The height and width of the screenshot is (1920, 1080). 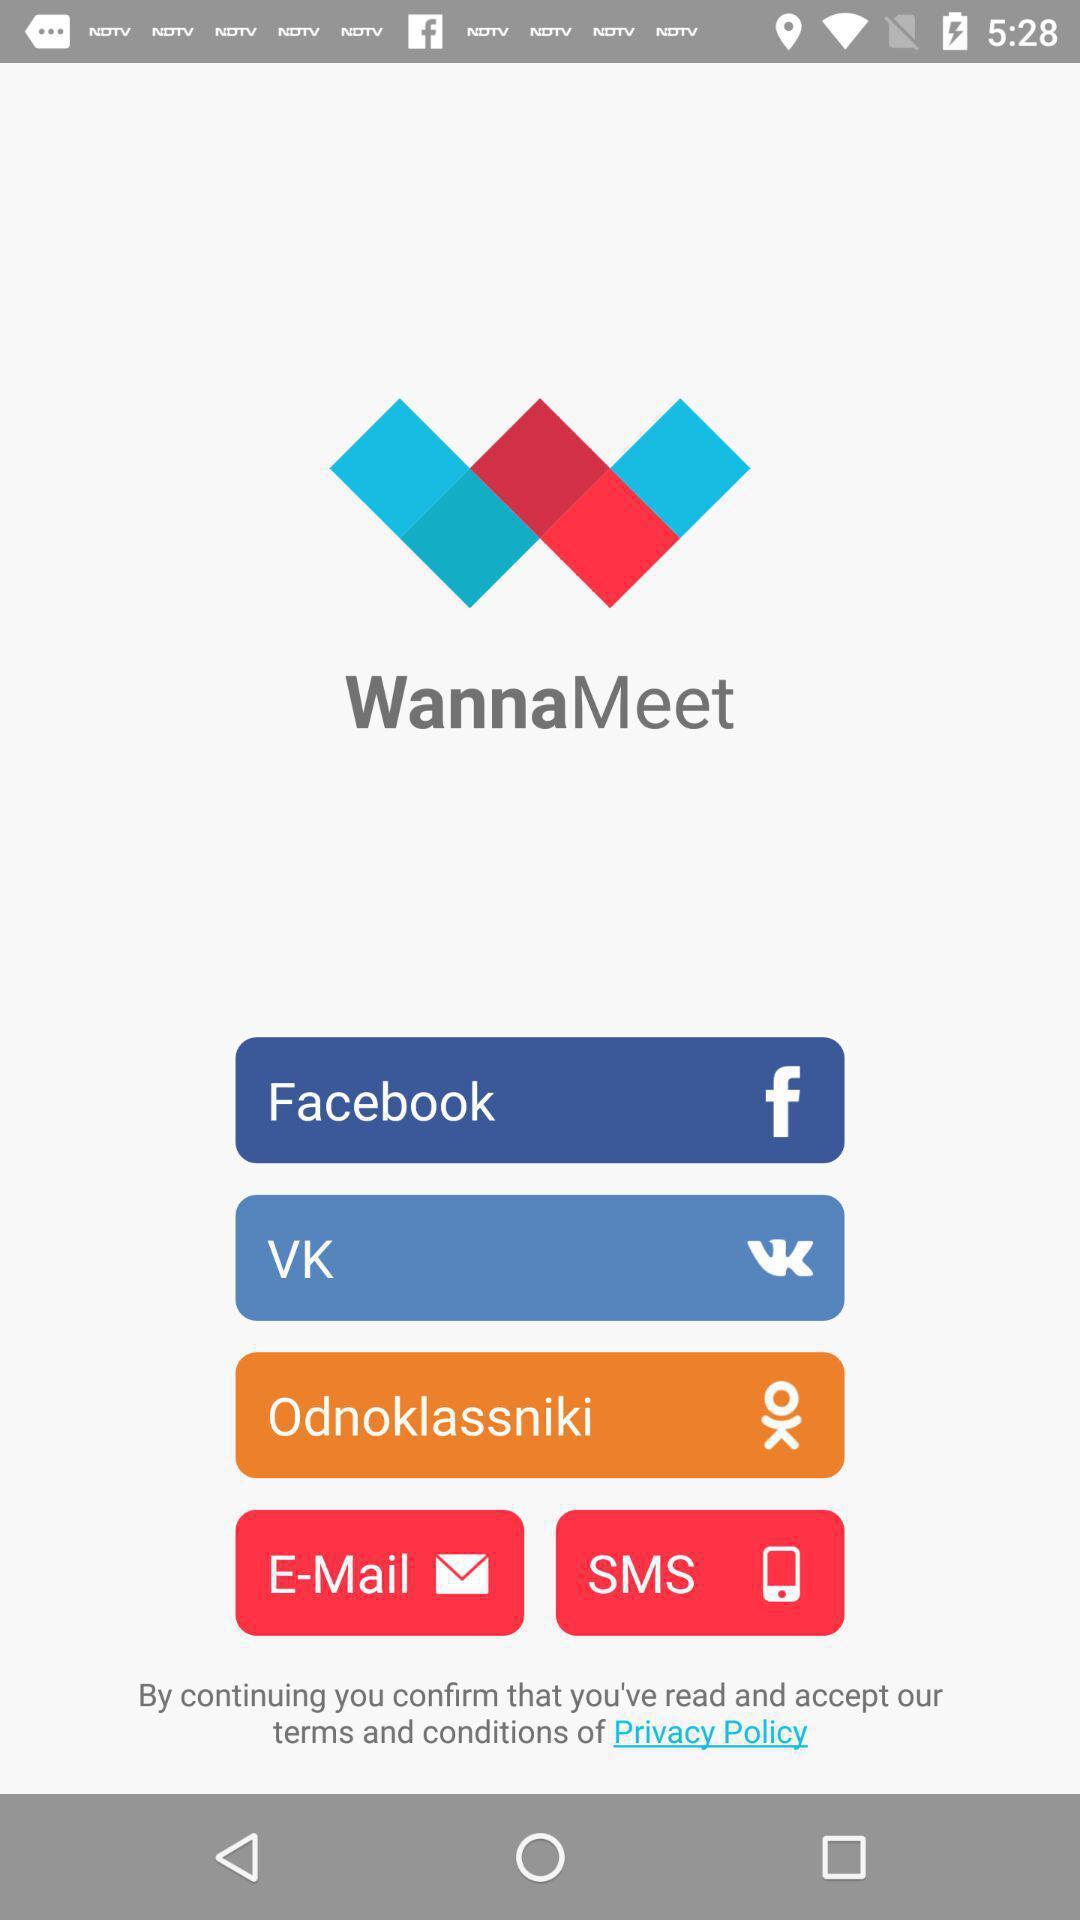 What do you see at coordinates (699, 1571) in the screenshot?
I see `icon next to e-mail item` at bounding box center [699, 1571].